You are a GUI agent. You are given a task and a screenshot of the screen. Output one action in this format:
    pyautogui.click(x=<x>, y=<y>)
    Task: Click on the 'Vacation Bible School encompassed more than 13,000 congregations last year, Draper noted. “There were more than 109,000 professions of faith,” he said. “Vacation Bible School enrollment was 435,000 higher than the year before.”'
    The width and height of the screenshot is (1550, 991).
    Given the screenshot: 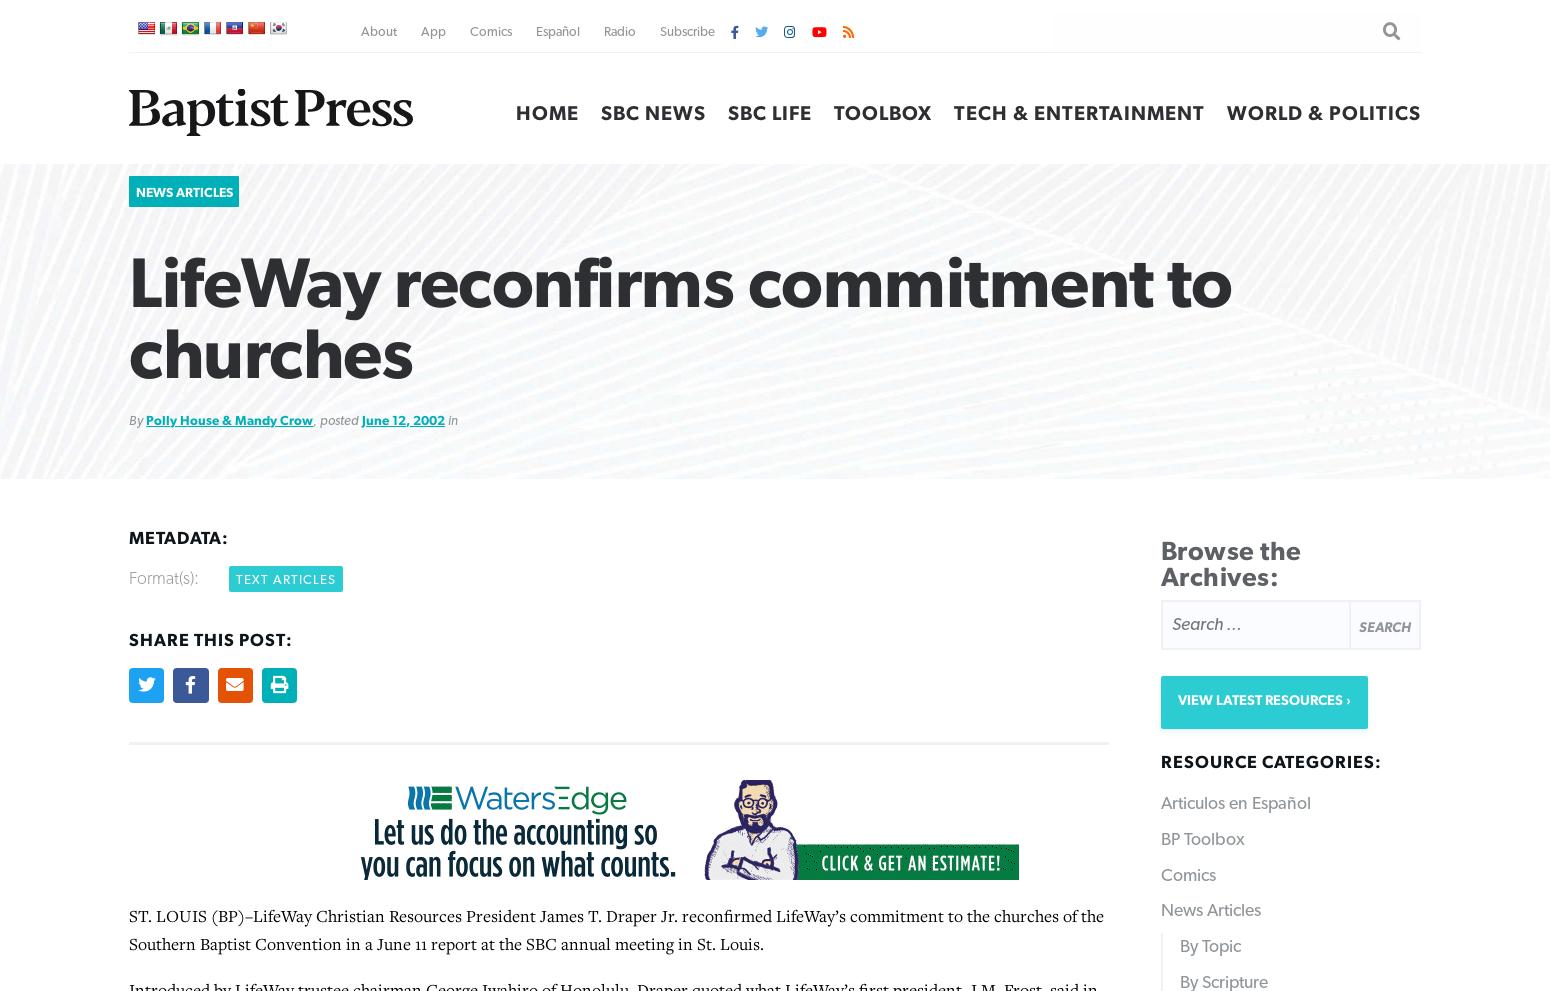 What is the action you would take?
    pyautogui.click(x=128, y=721)
    